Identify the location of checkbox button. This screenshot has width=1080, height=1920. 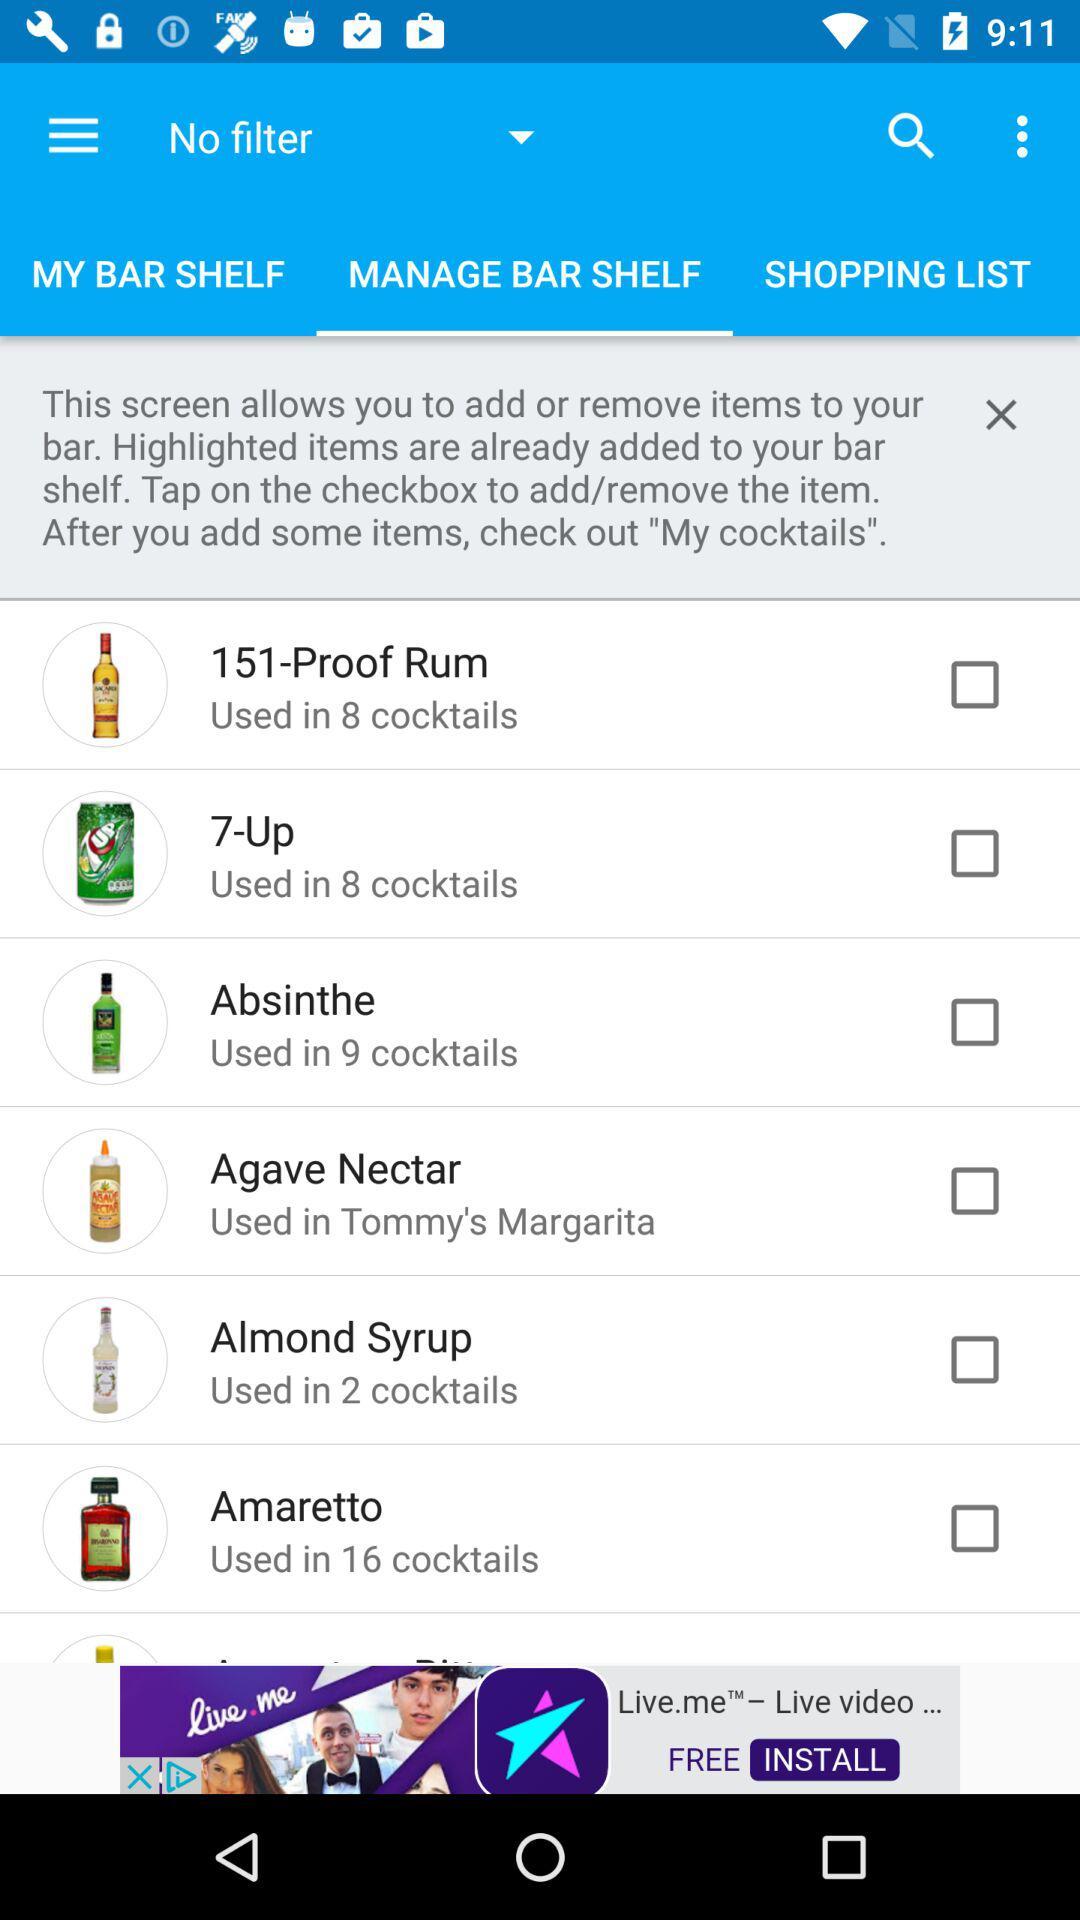
(995, 1022).